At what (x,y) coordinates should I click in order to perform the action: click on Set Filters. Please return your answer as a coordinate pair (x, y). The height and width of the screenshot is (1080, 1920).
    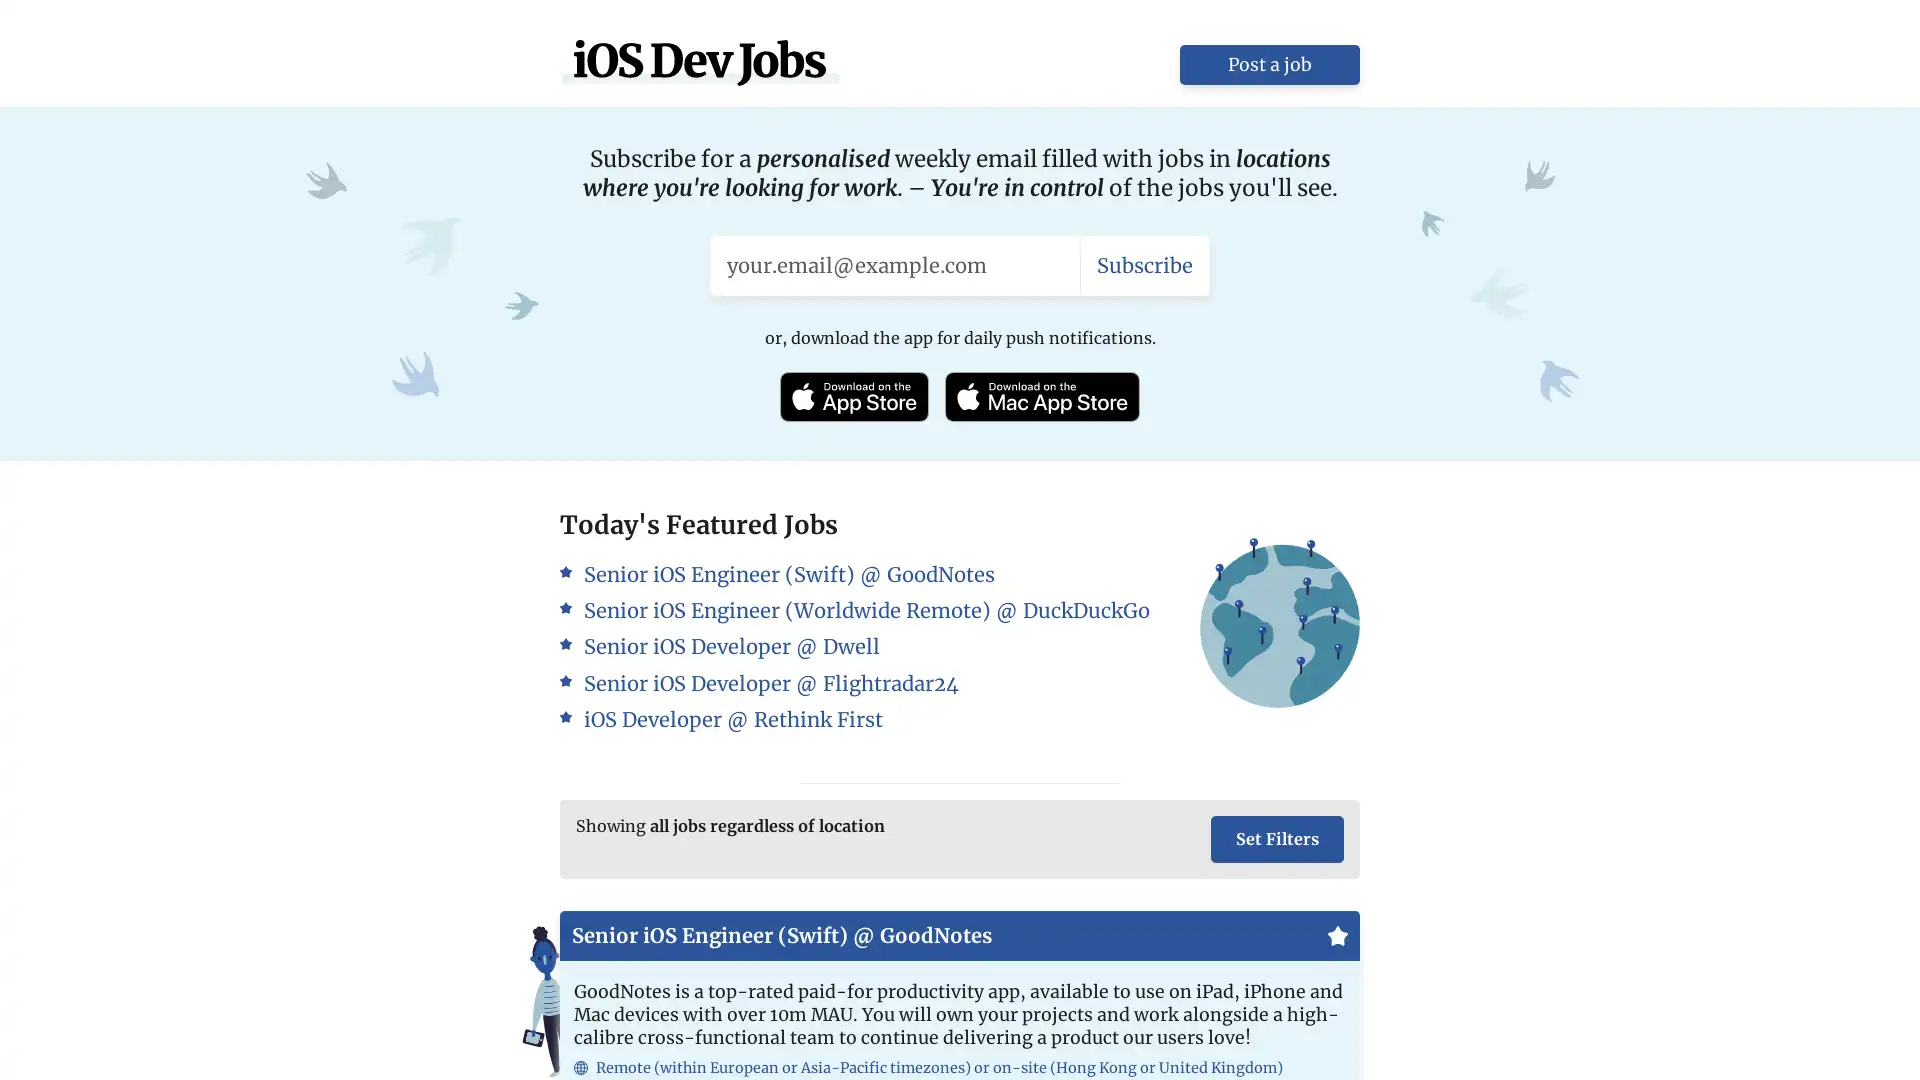
    Looking at the image, I should click on (1276, 839).